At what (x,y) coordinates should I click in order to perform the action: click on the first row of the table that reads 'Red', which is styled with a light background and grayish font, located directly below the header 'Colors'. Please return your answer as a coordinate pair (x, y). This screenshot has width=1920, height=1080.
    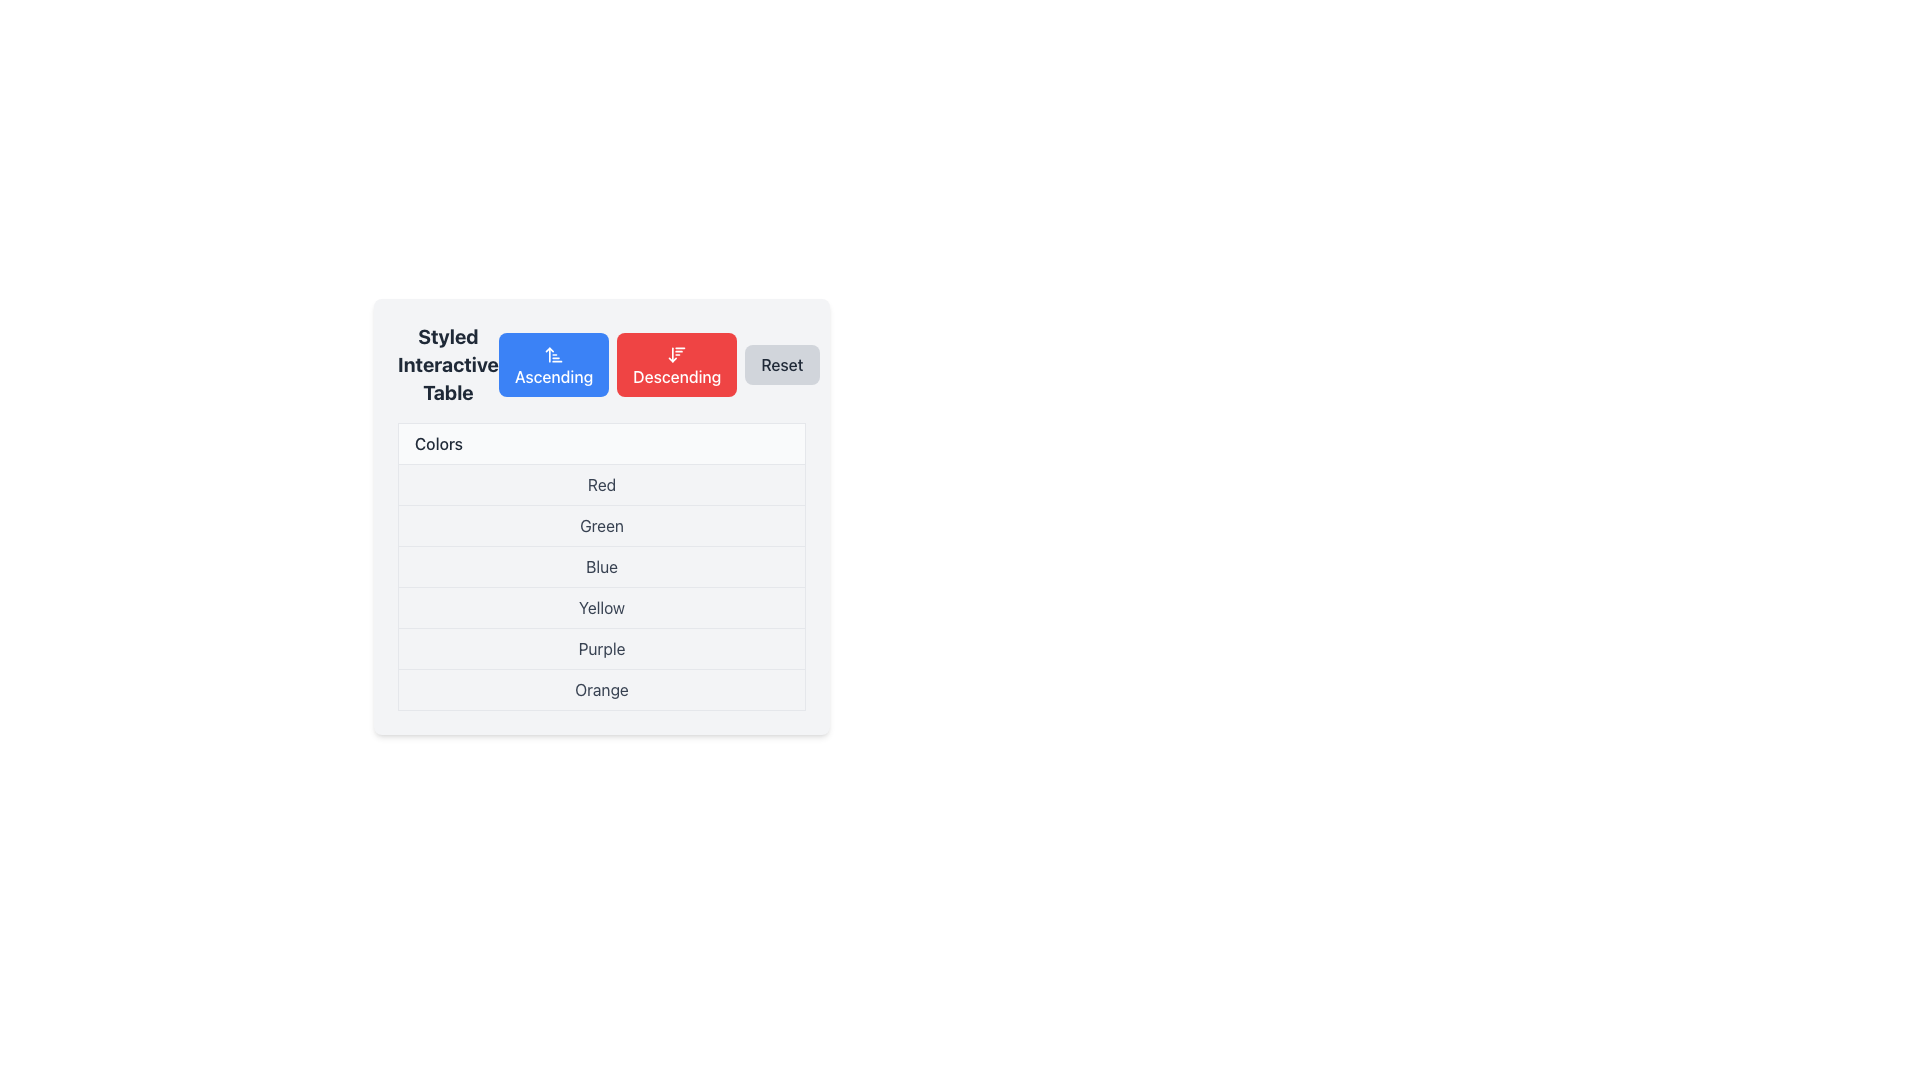
    Looking at the image, I should click on (600, 485).